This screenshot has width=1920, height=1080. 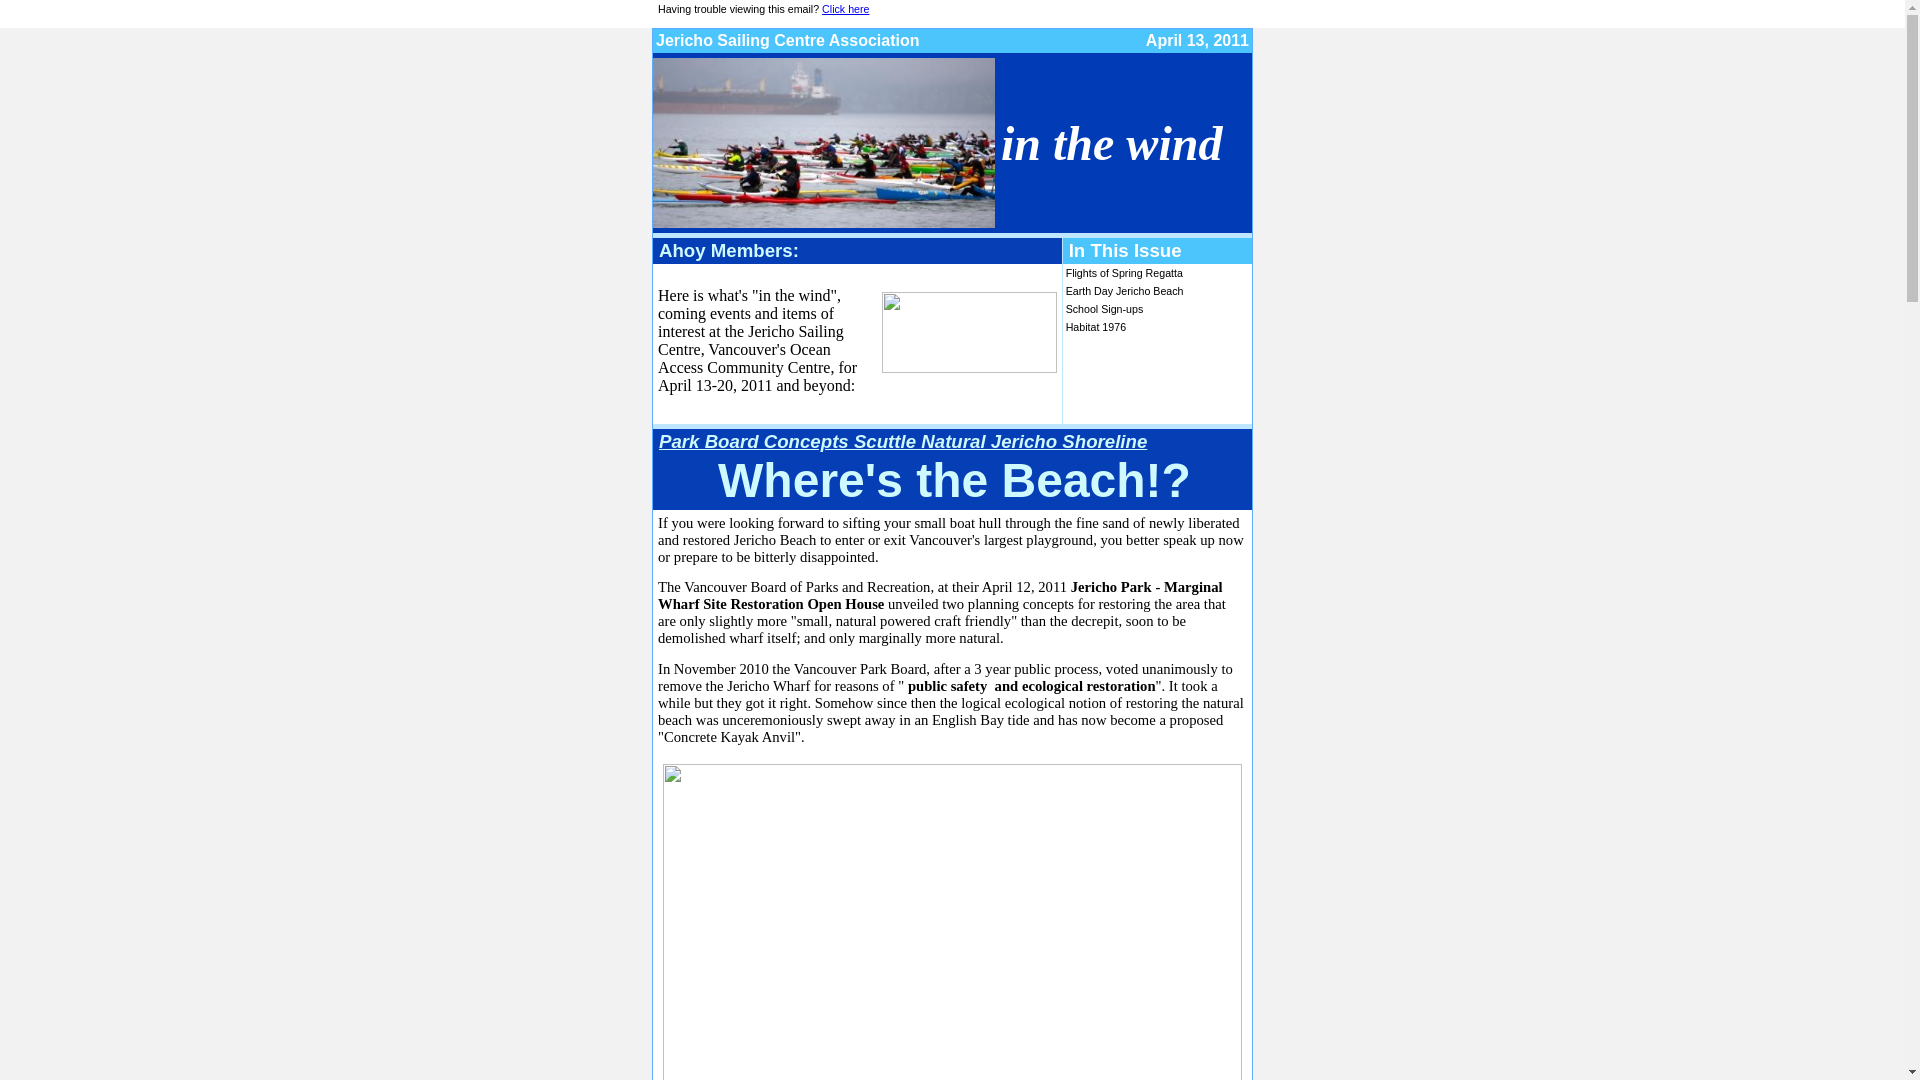 I want to click on 'Habitat 1976', so click(x=1094, y=326).